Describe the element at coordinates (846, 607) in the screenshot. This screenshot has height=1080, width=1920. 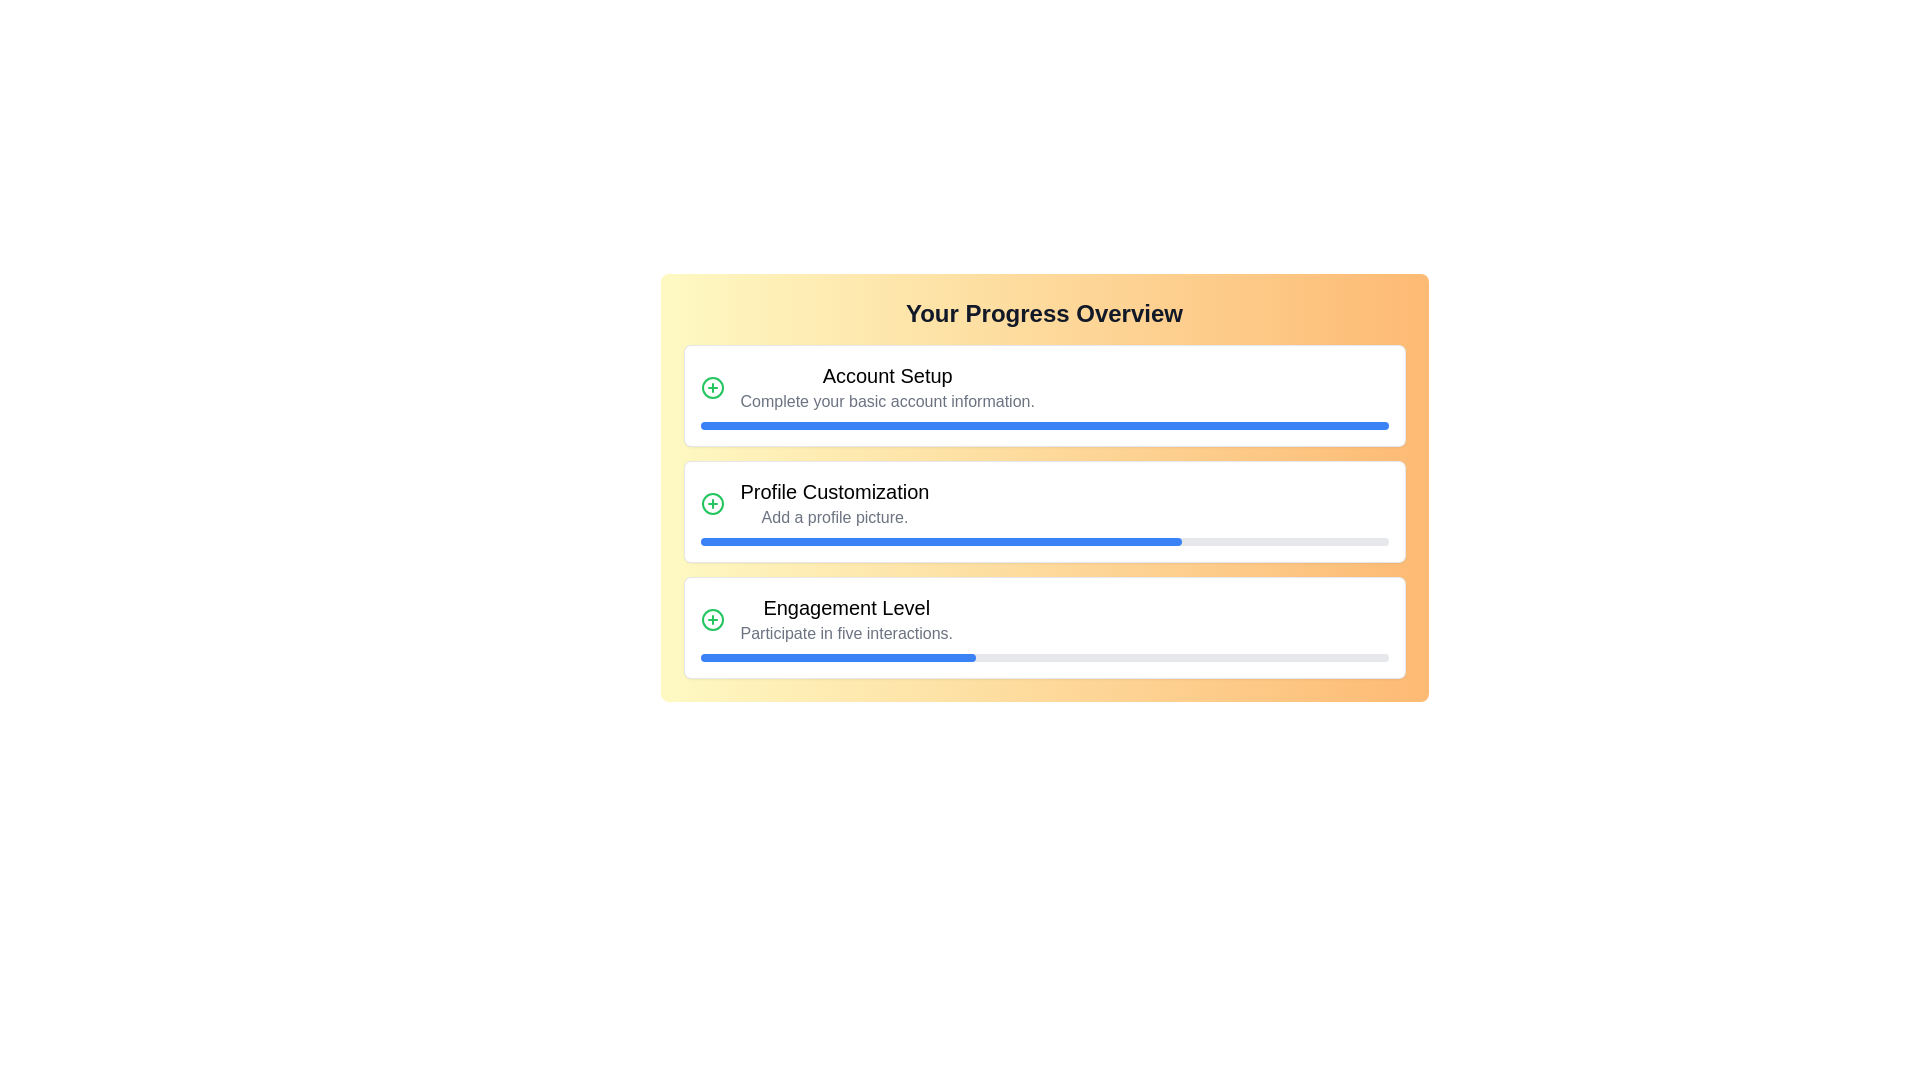
I see `the 'Engagement Level' section title label, which is located above the text 'Participate in five interactions.' and the progress bar` at that location.